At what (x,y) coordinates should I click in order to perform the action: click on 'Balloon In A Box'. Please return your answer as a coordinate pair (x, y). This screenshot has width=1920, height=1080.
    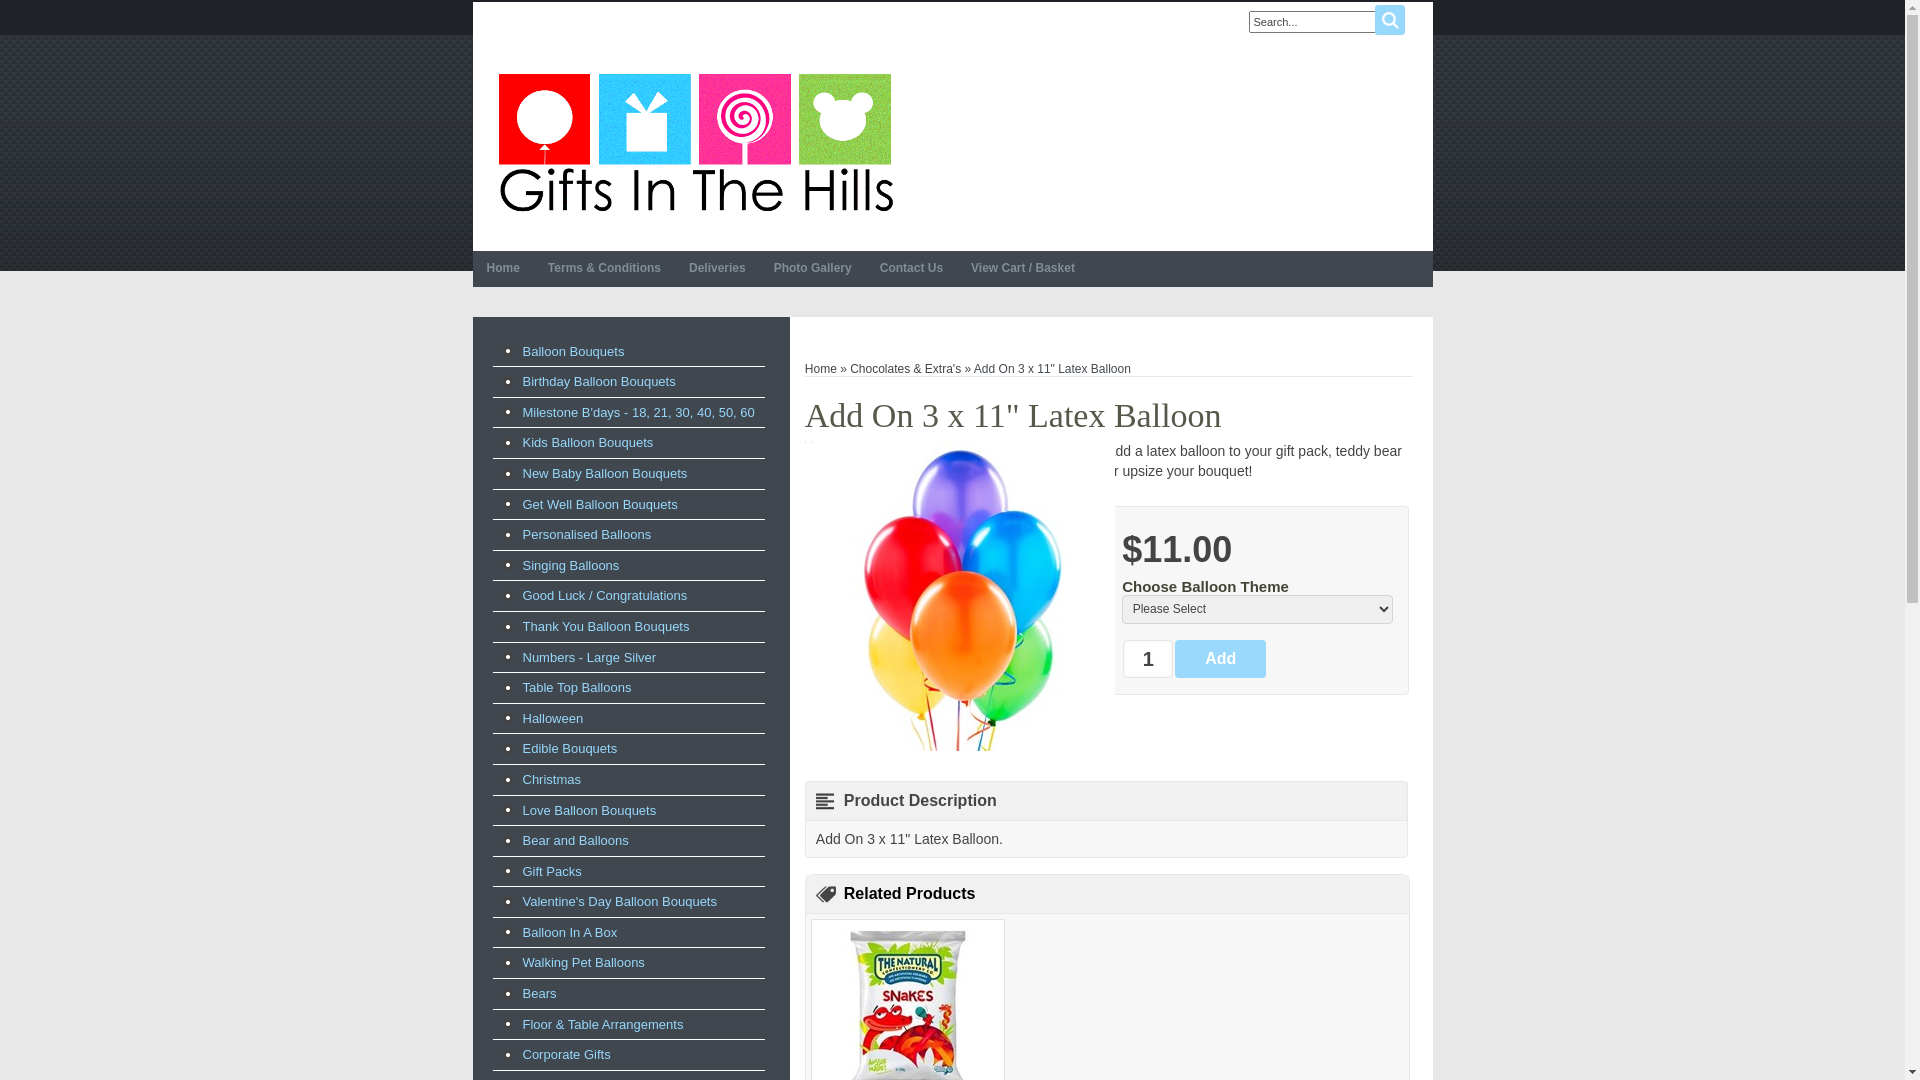
    Looking at the image, I should click on (491, 933).